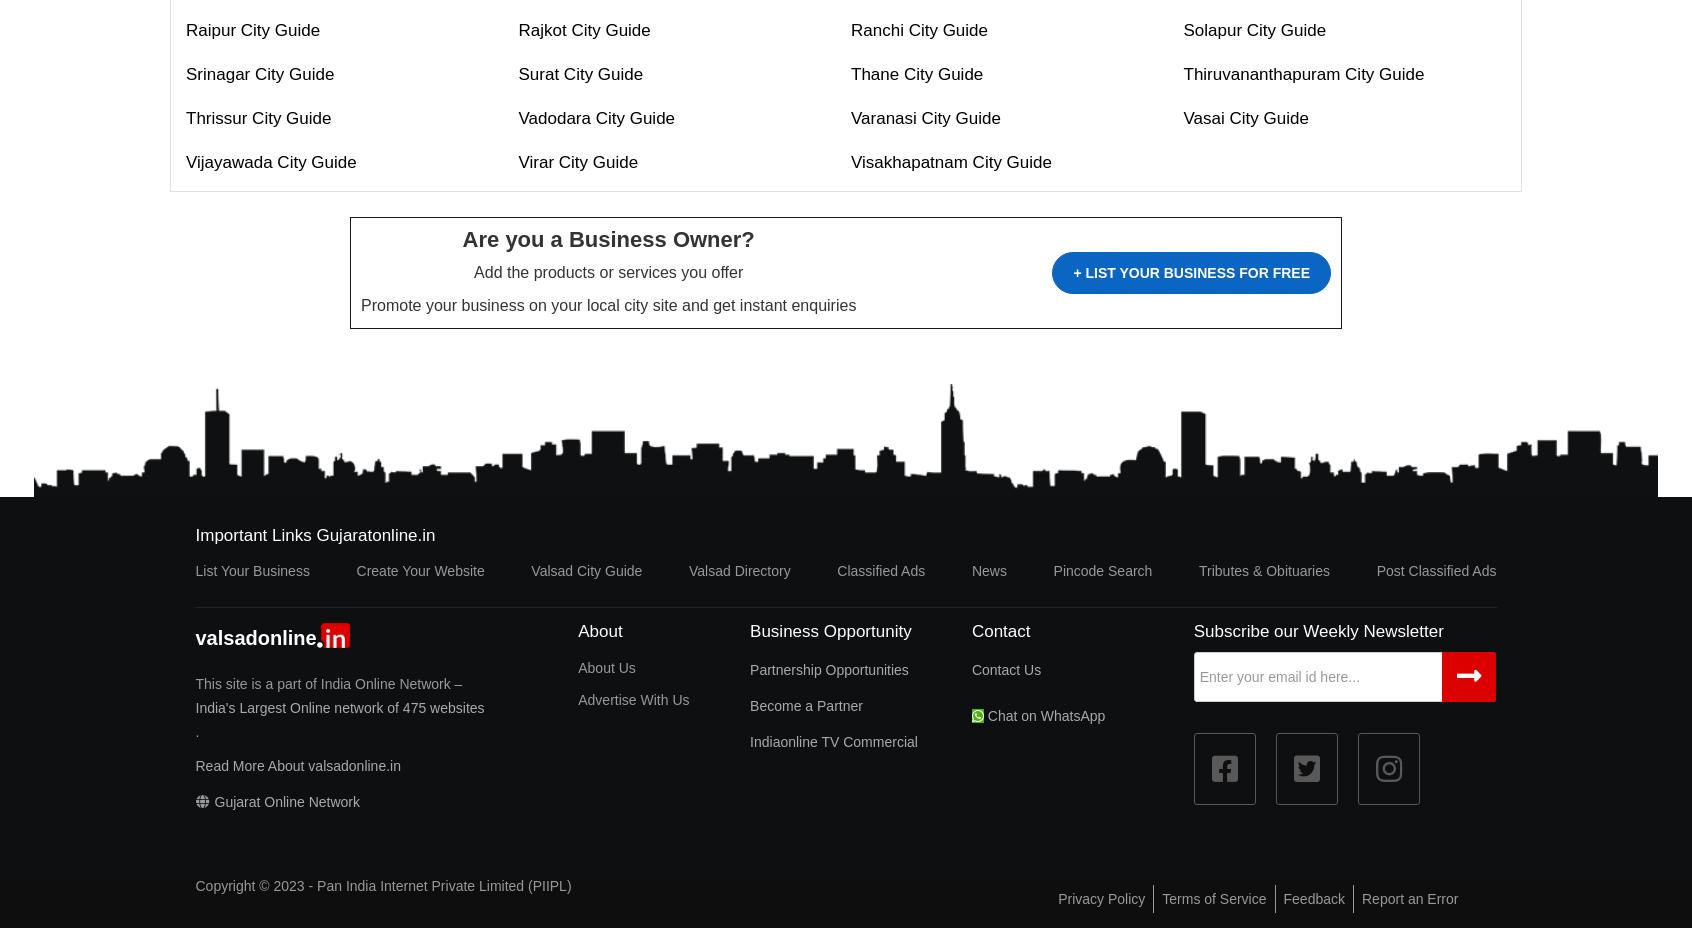  What do you see at coordinates (193, 569) in the screenshot?
I see `'List Your Business'` at bounding box center [193, 569].